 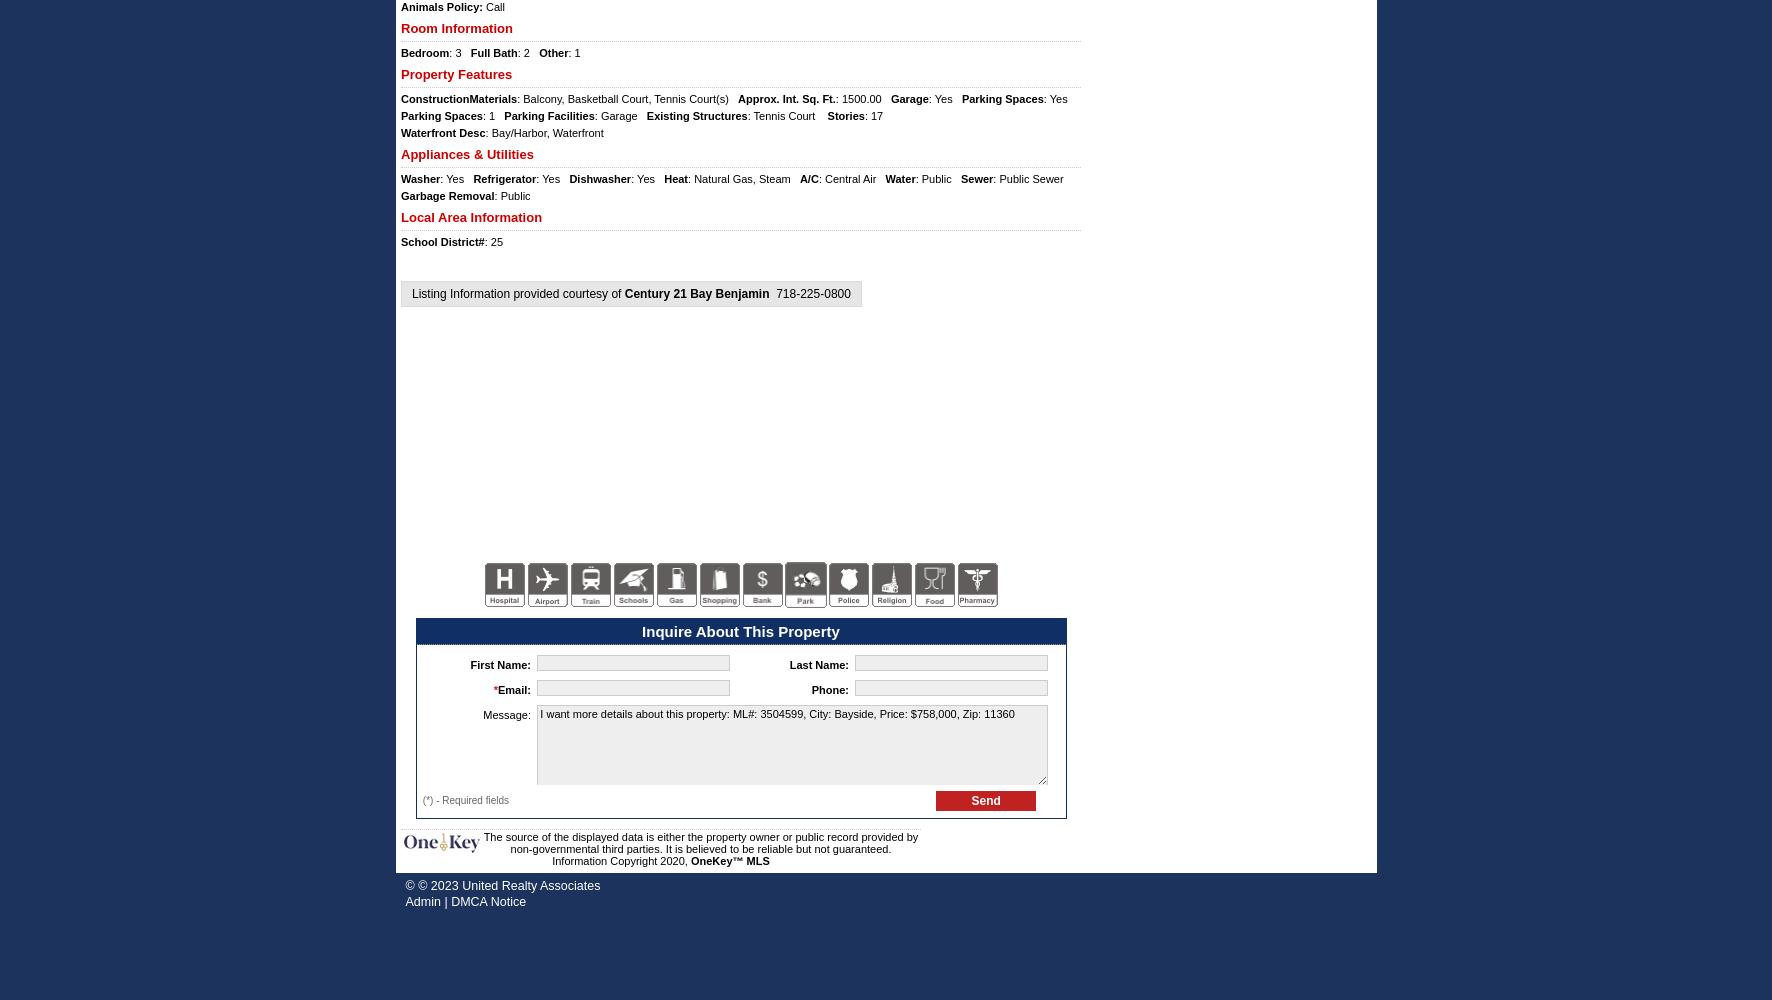 I want to click on ': 1500.00', so click(x=861, y=98).